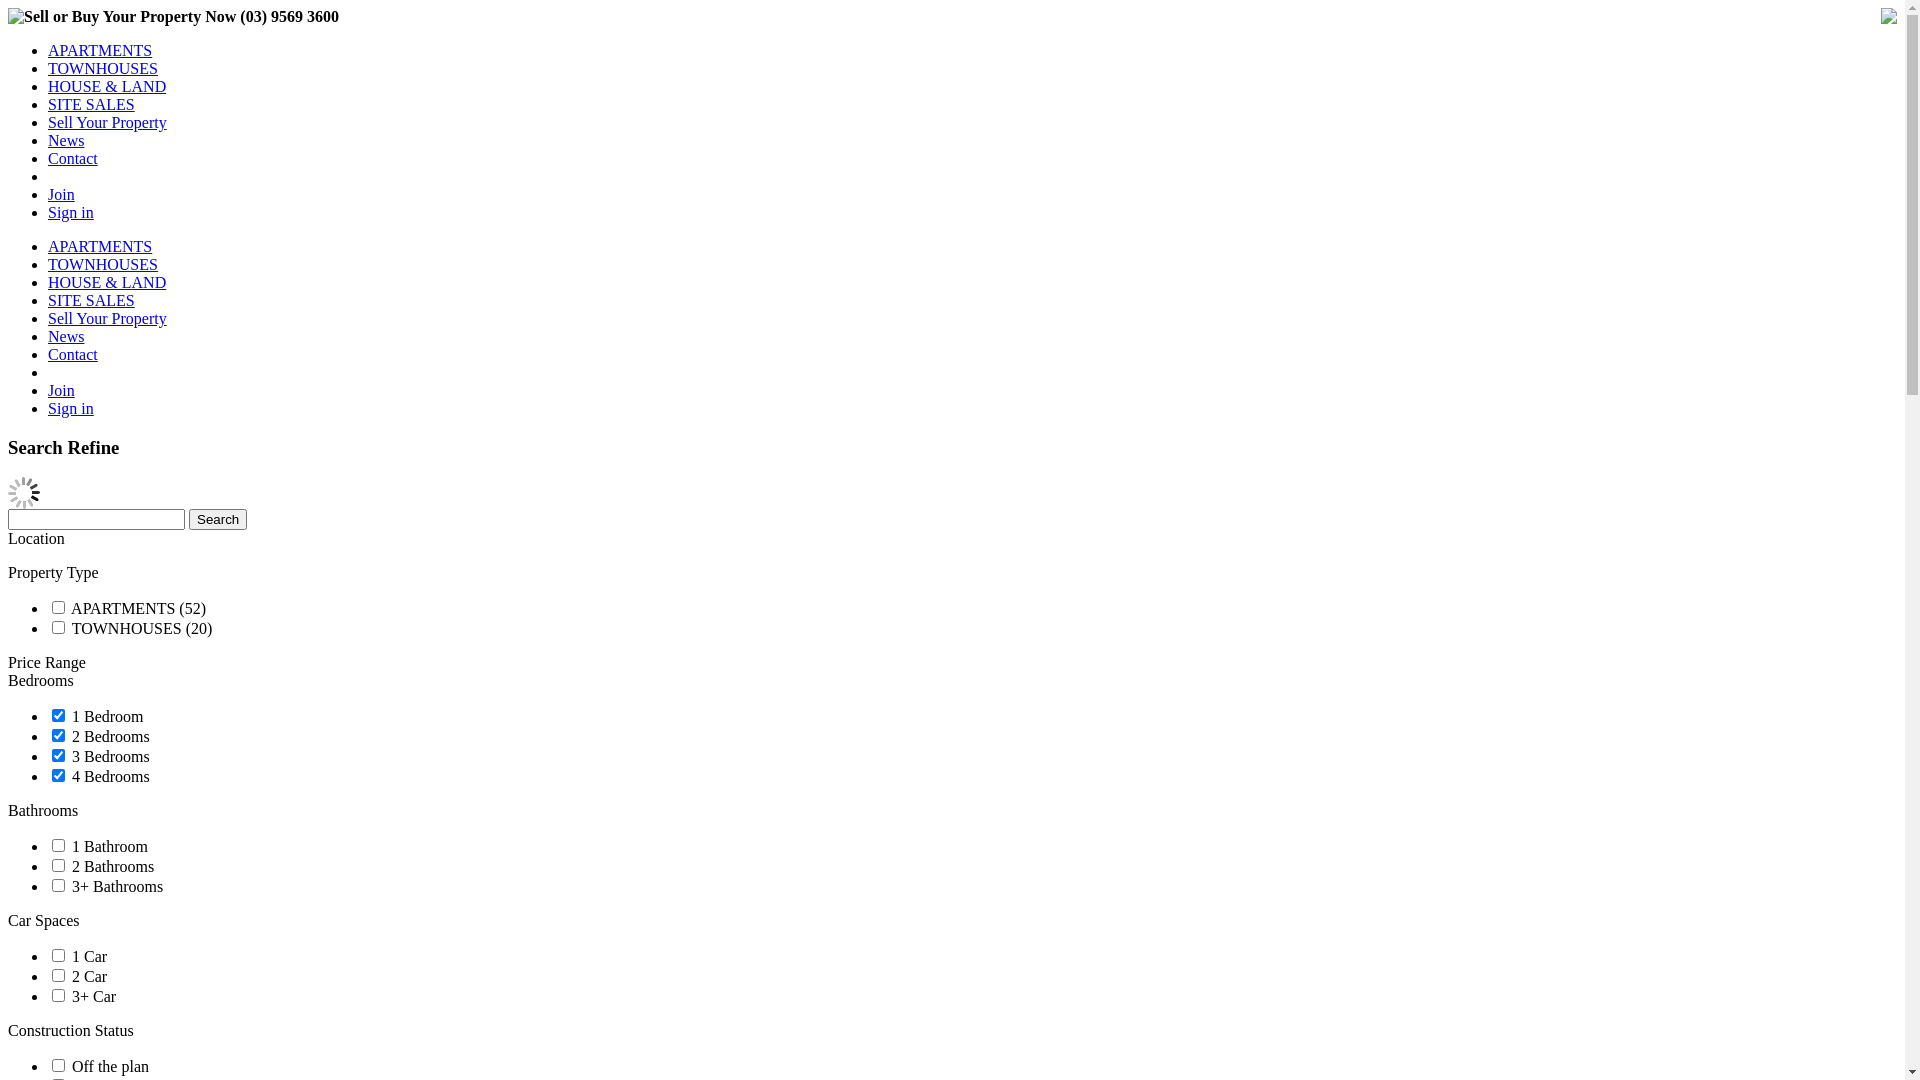 This screenshot has height=1080, width=1920. I want to click on 'SITE SALES', so click(90, 104).